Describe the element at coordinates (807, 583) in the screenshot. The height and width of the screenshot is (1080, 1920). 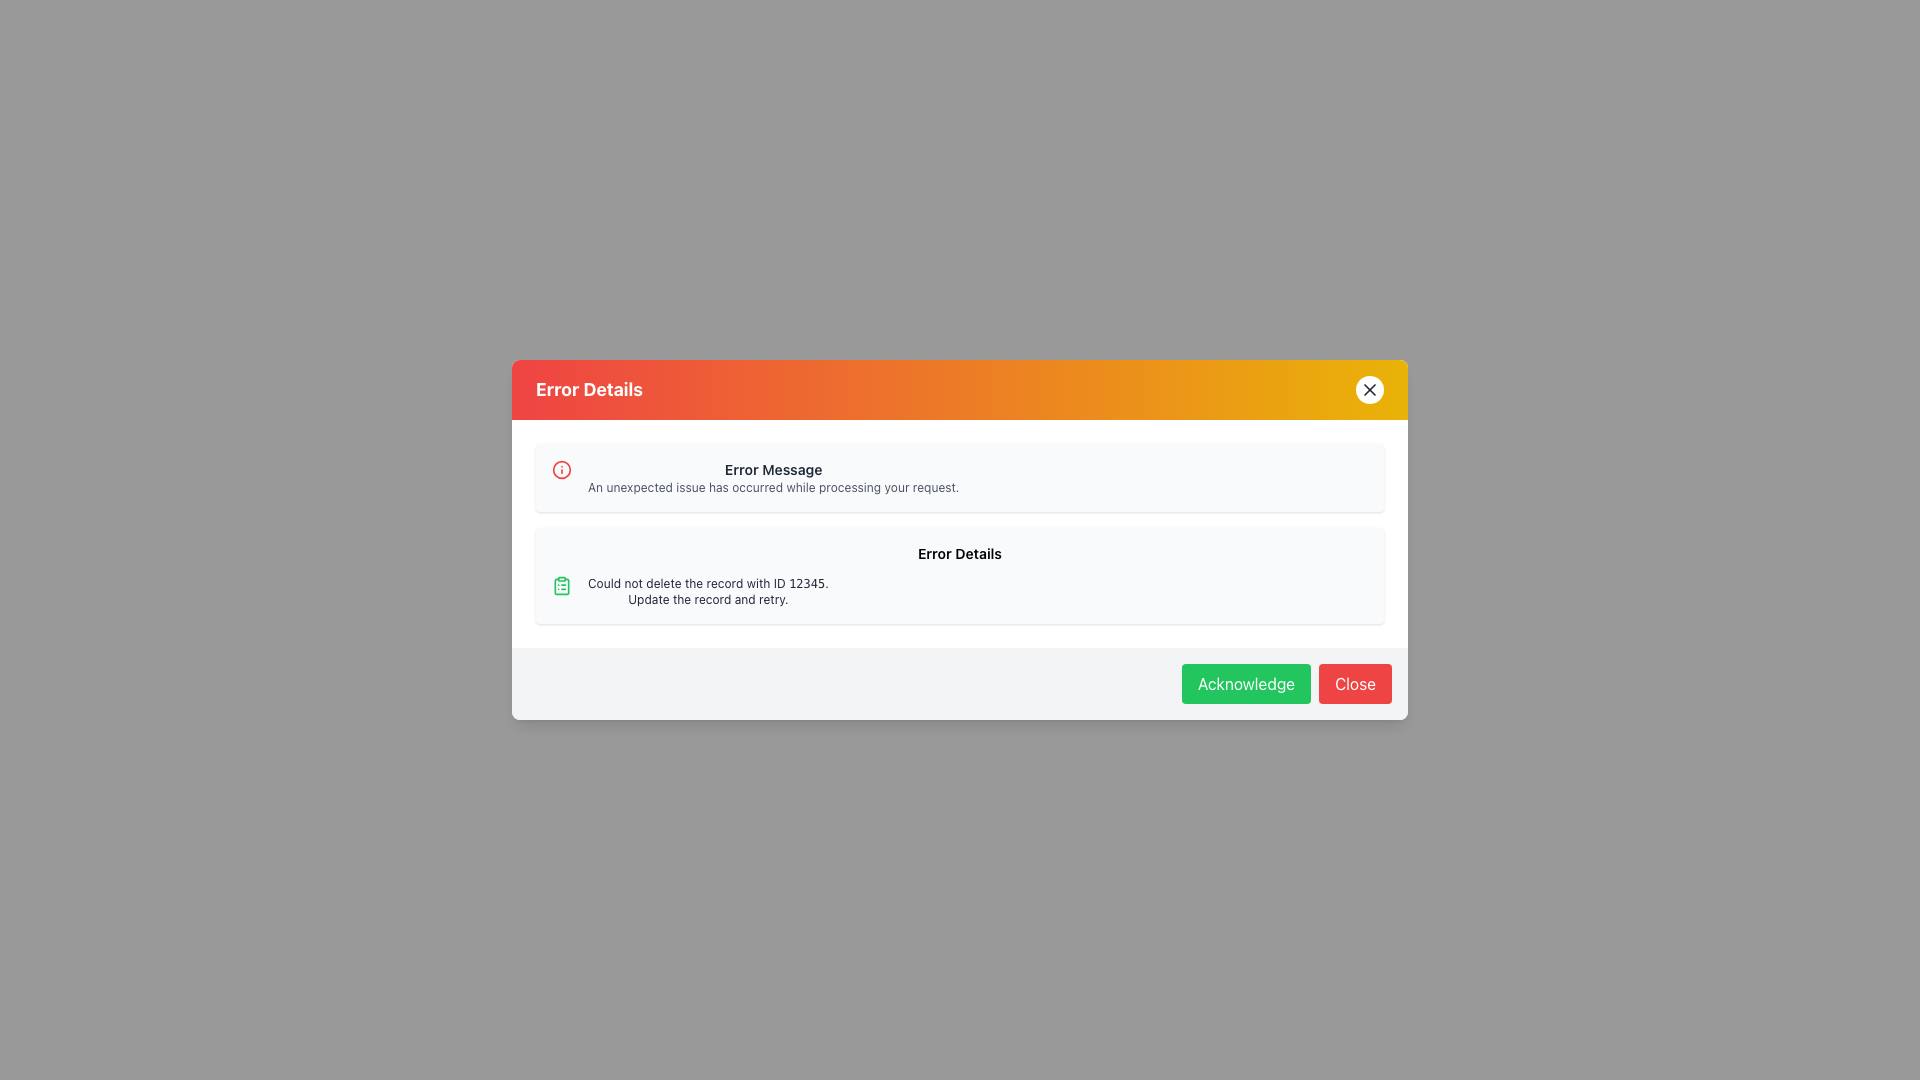
I see `the numeric identifier '12345' displayed in the error message 'Could not delete the record with ID 12345. Update the record and retry.' located in the second section of the error details modal` at that location.